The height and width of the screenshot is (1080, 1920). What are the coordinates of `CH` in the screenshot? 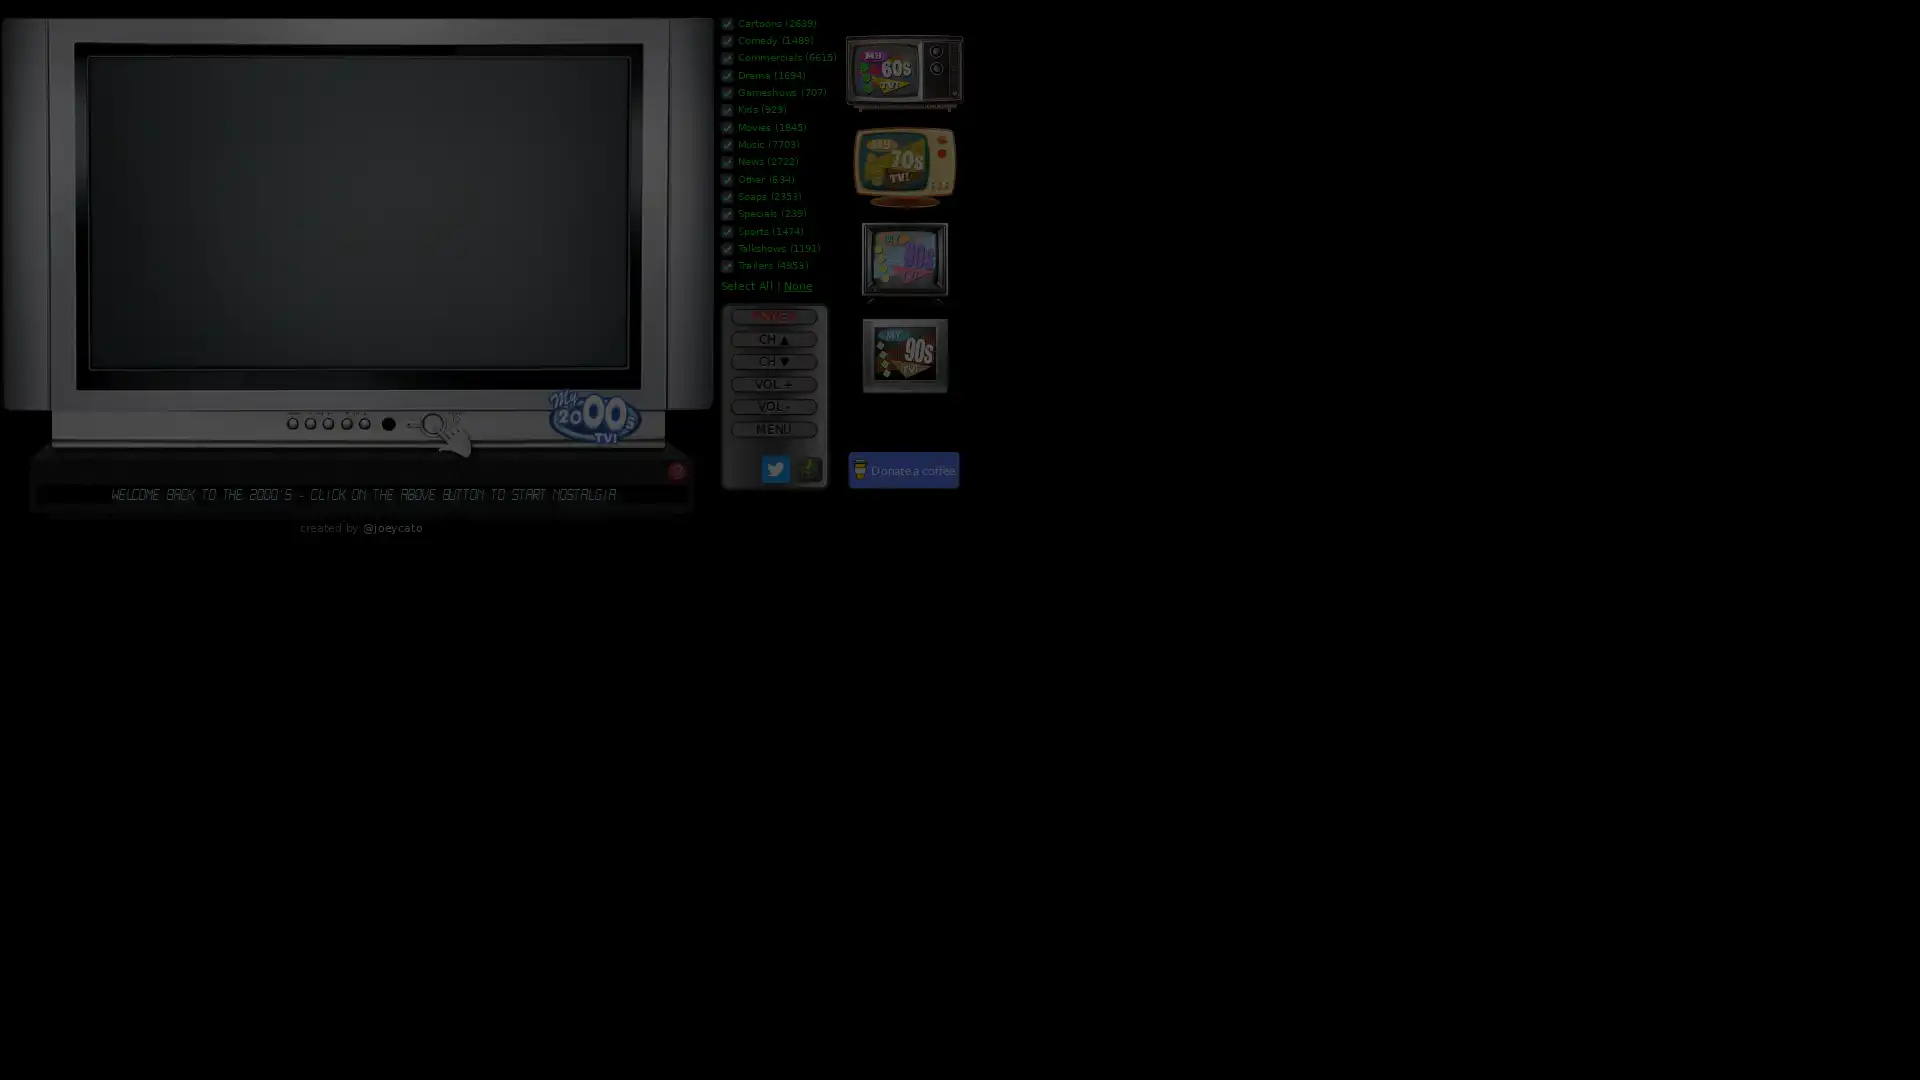 It's located at (772, 361).